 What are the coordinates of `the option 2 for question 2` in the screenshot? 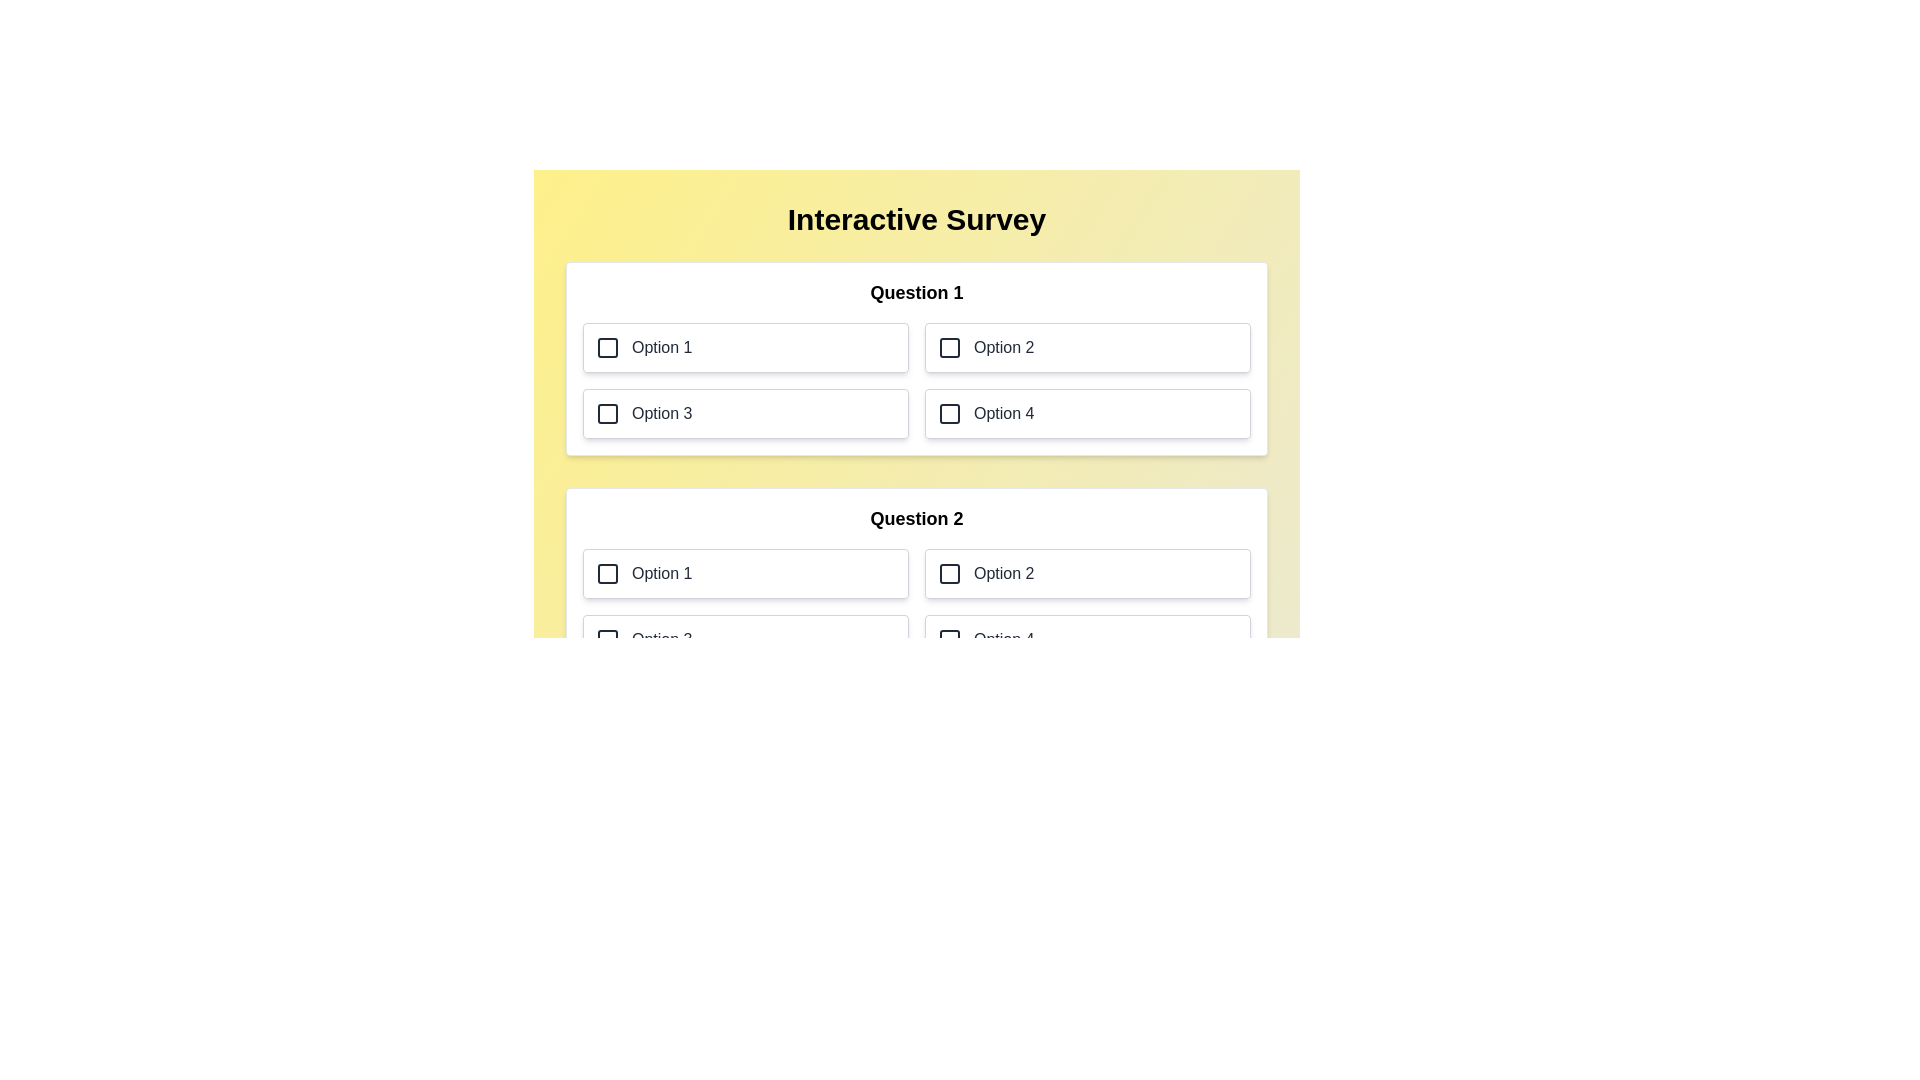 It's located at (1087, 574).